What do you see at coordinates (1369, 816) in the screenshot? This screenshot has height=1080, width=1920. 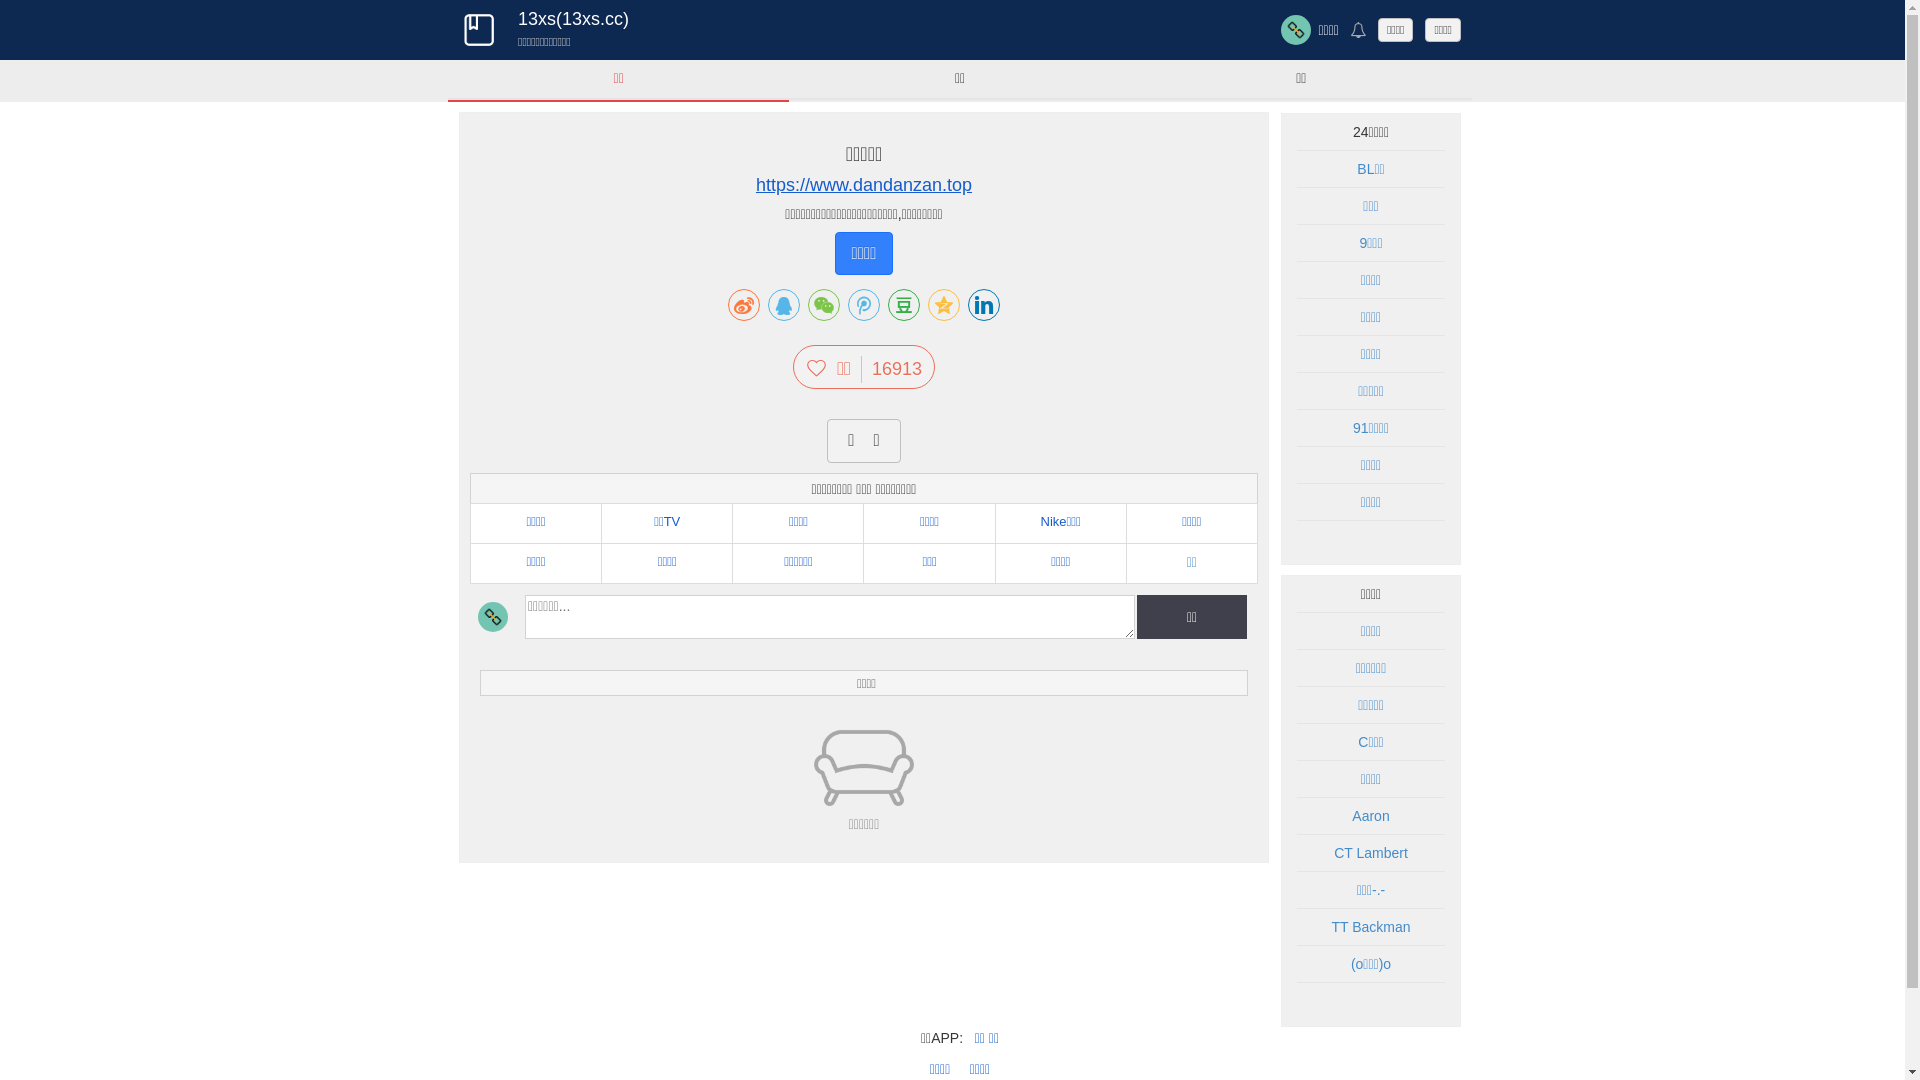 I see `'Aaron'` at bounding box center [1369, 816].